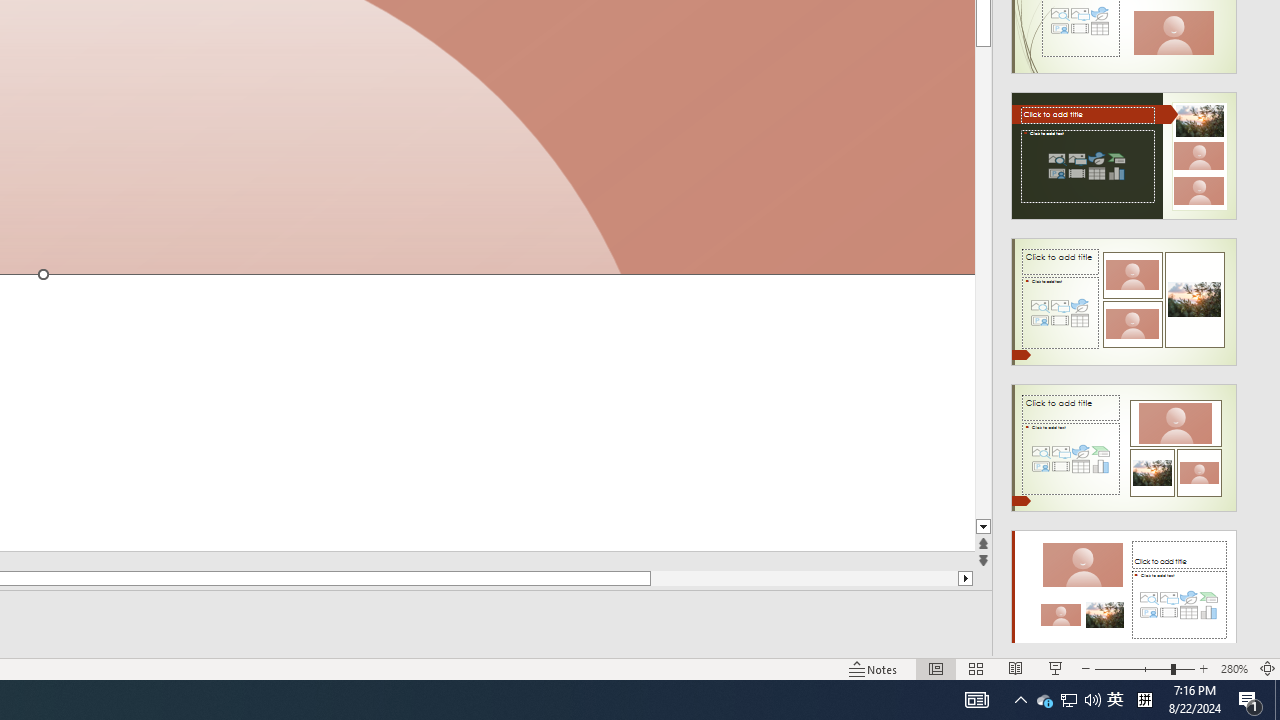  I want to click on 'Reading View', so click(1015, 669).